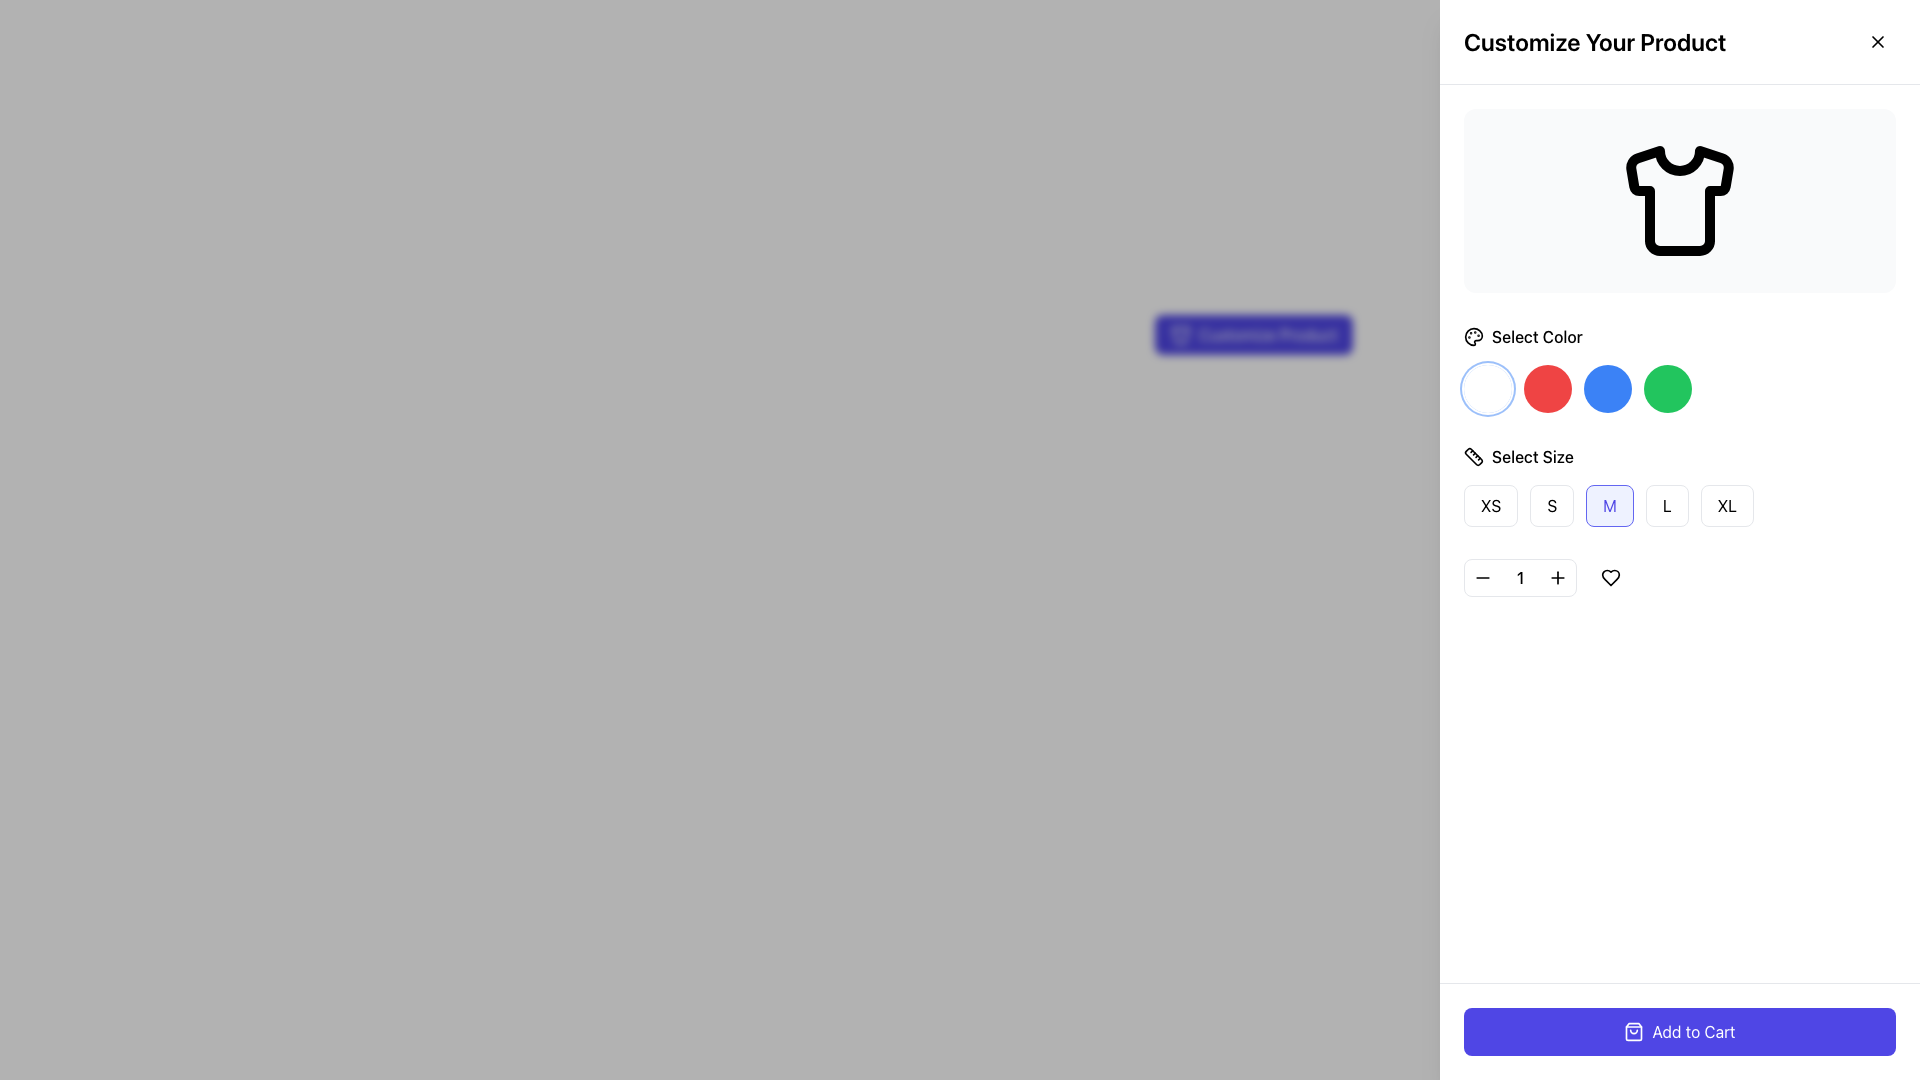  What do you see at coordinates (1520, 578) in the screenshot?
I see `the label that represents the currently selected quantity in the numeric stepper control, positioned between the minus button on the left and the plus button on the right` at bounding box center [1520, 578].